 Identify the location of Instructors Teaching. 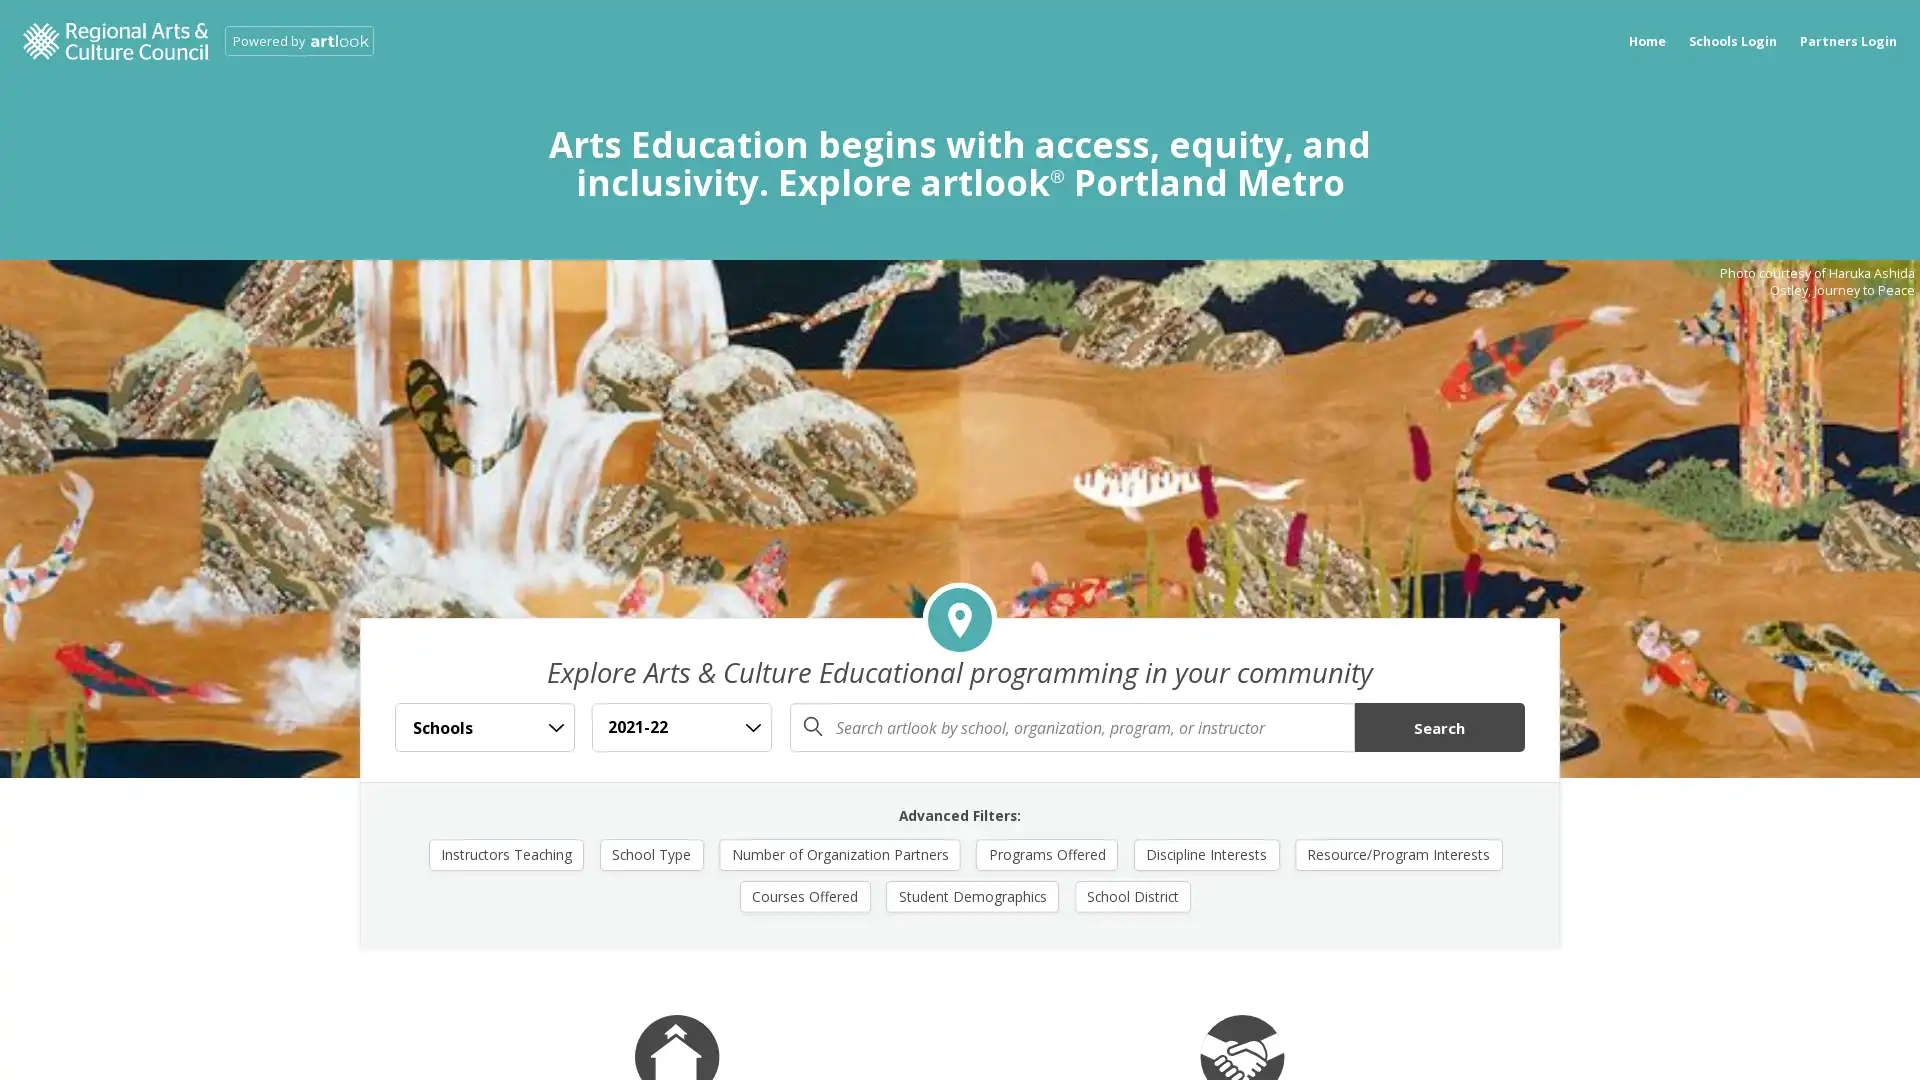
(505, 853).